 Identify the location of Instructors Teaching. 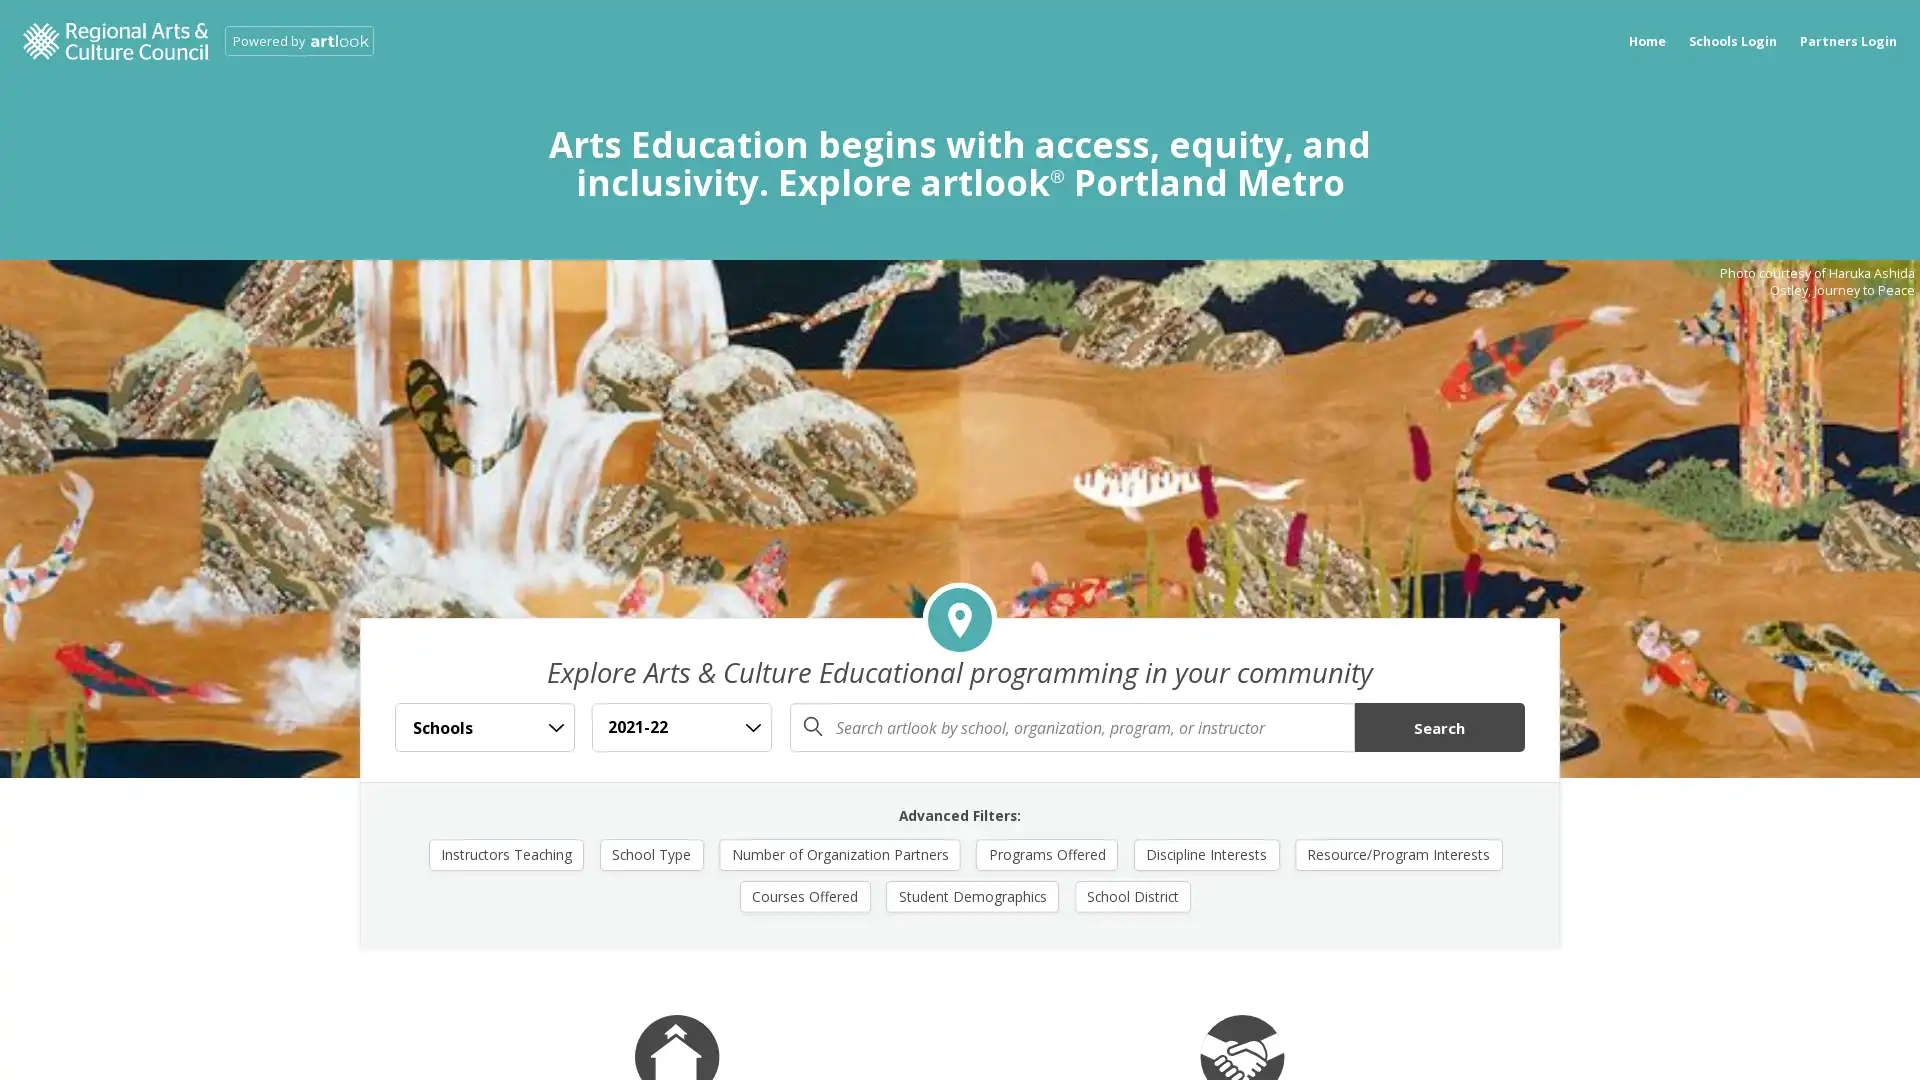
(505, 853).